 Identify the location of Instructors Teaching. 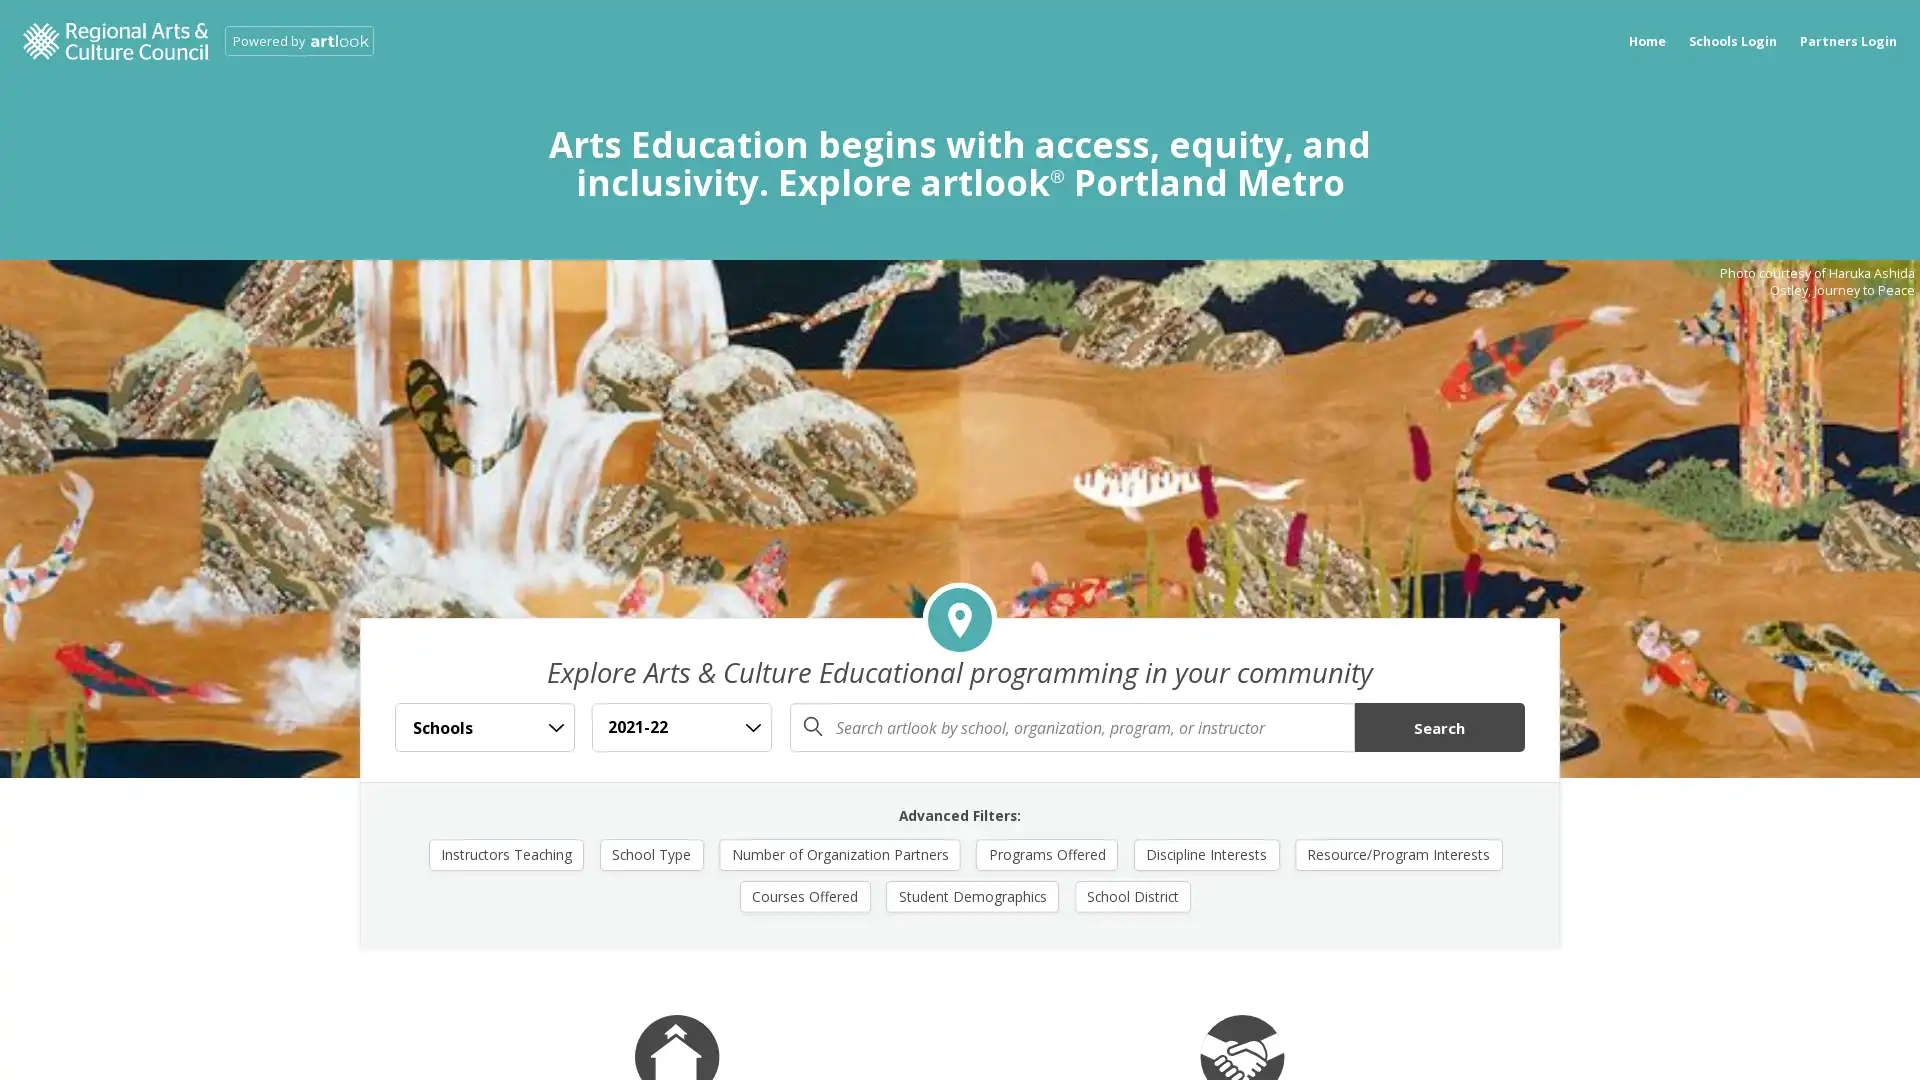
(505, 853).